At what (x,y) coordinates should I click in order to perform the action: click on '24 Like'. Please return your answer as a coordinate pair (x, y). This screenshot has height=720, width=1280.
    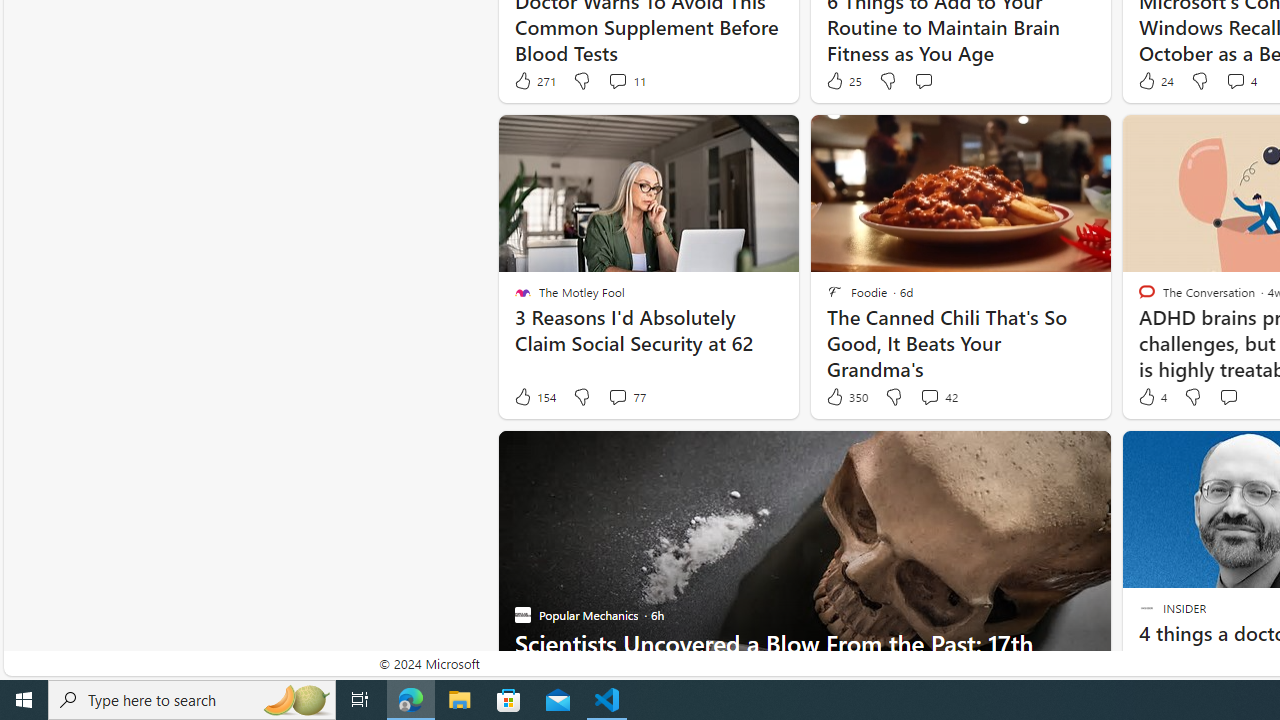
    Looking at the image, I should click on (1154, 80).